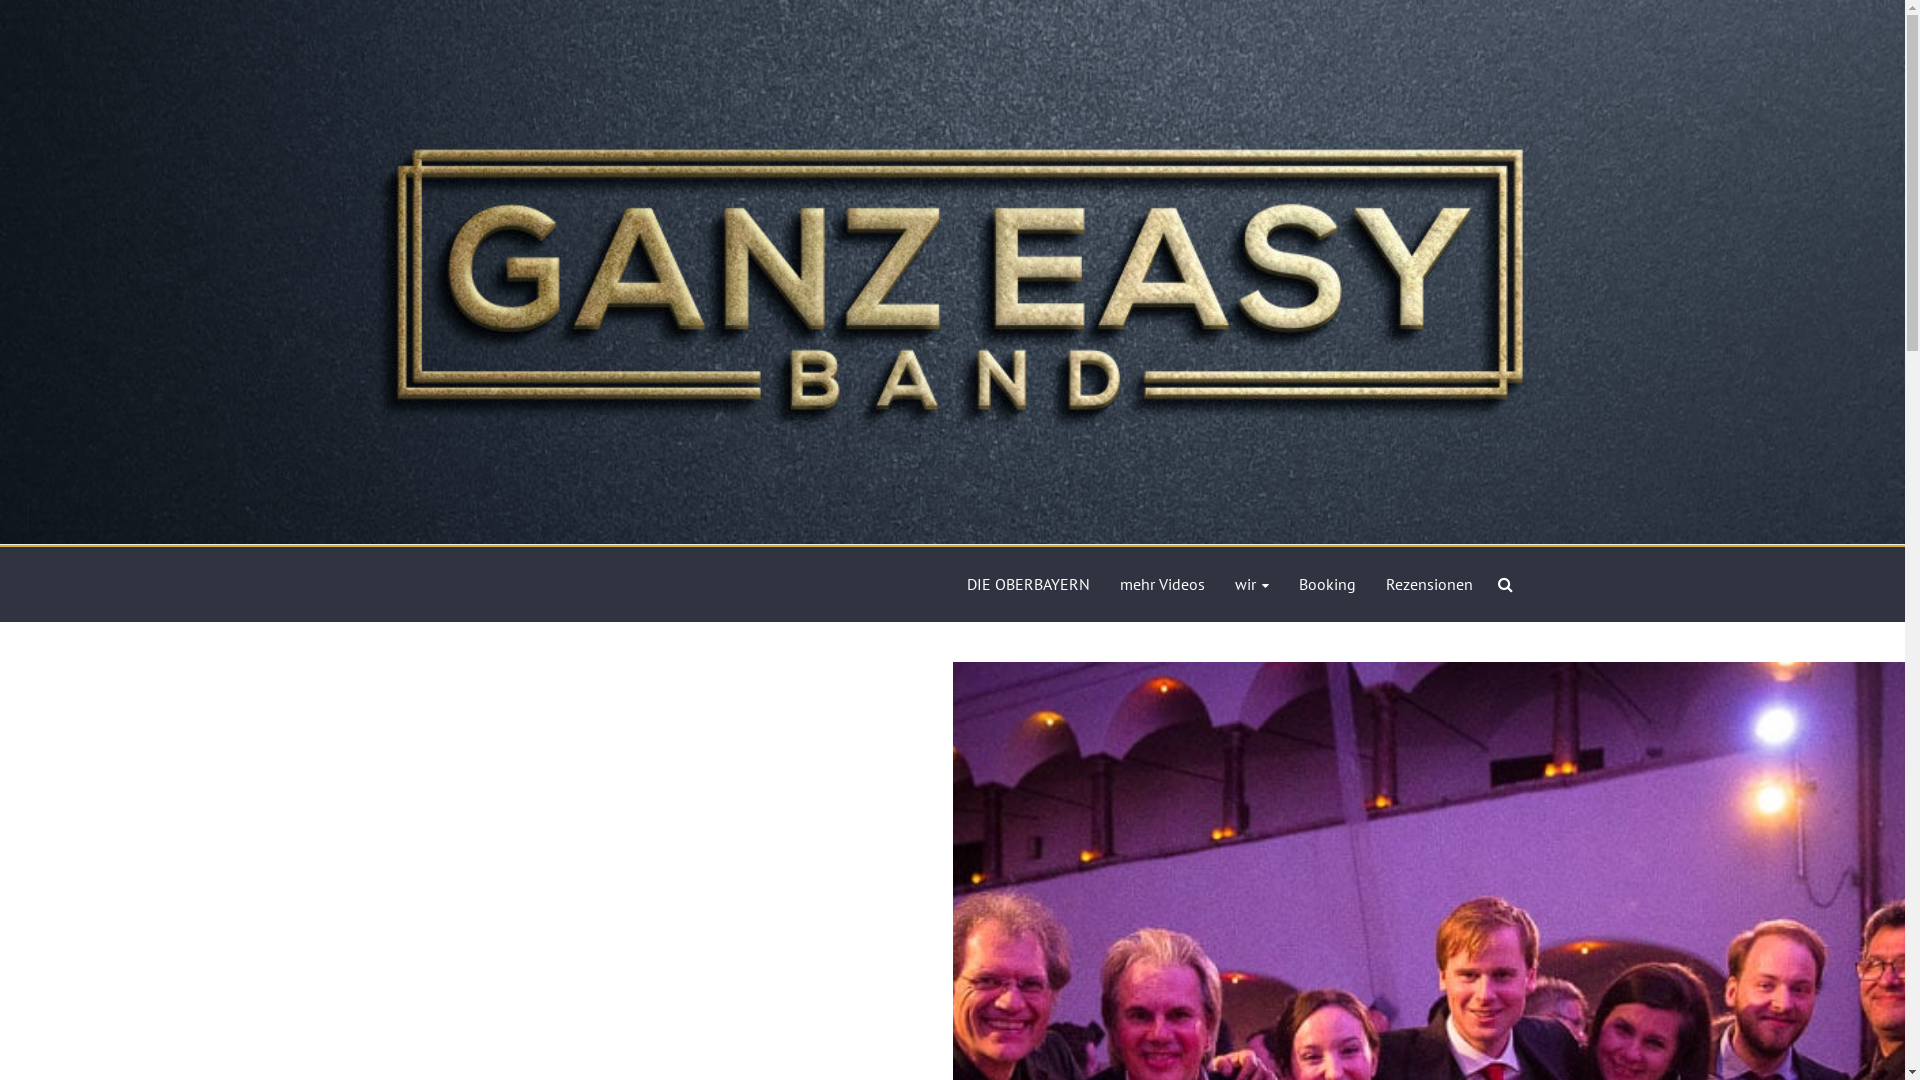 The width and height of the screenshot is (1920, 1080). Describe the element at coordinates (1326, 584) in the screenshot. I see `'Booking'` at that location.